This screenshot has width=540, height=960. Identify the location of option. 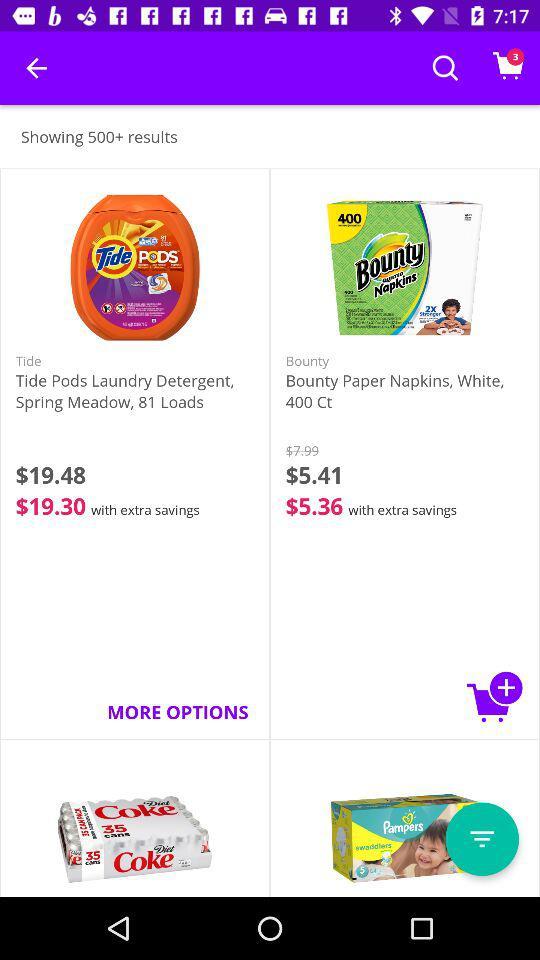
(481, 839).